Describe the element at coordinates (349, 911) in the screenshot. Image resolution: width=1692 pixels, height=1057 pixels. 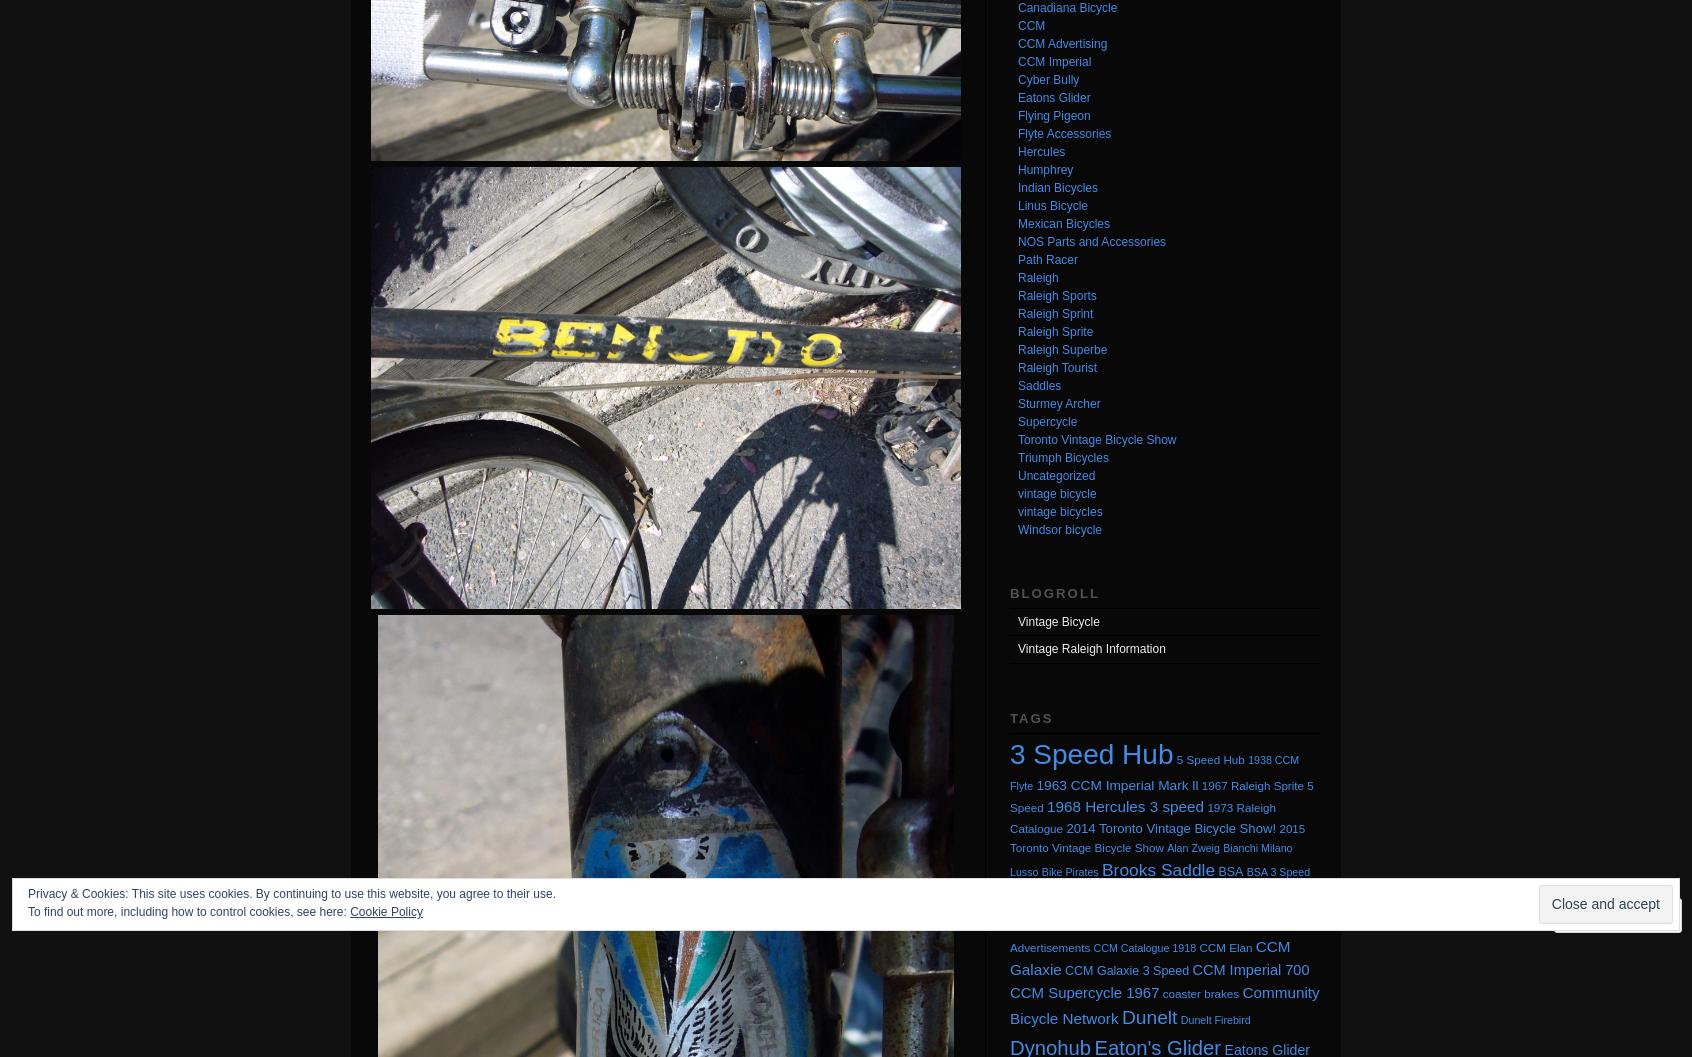
I see `'Cookie Policy'` at that location.